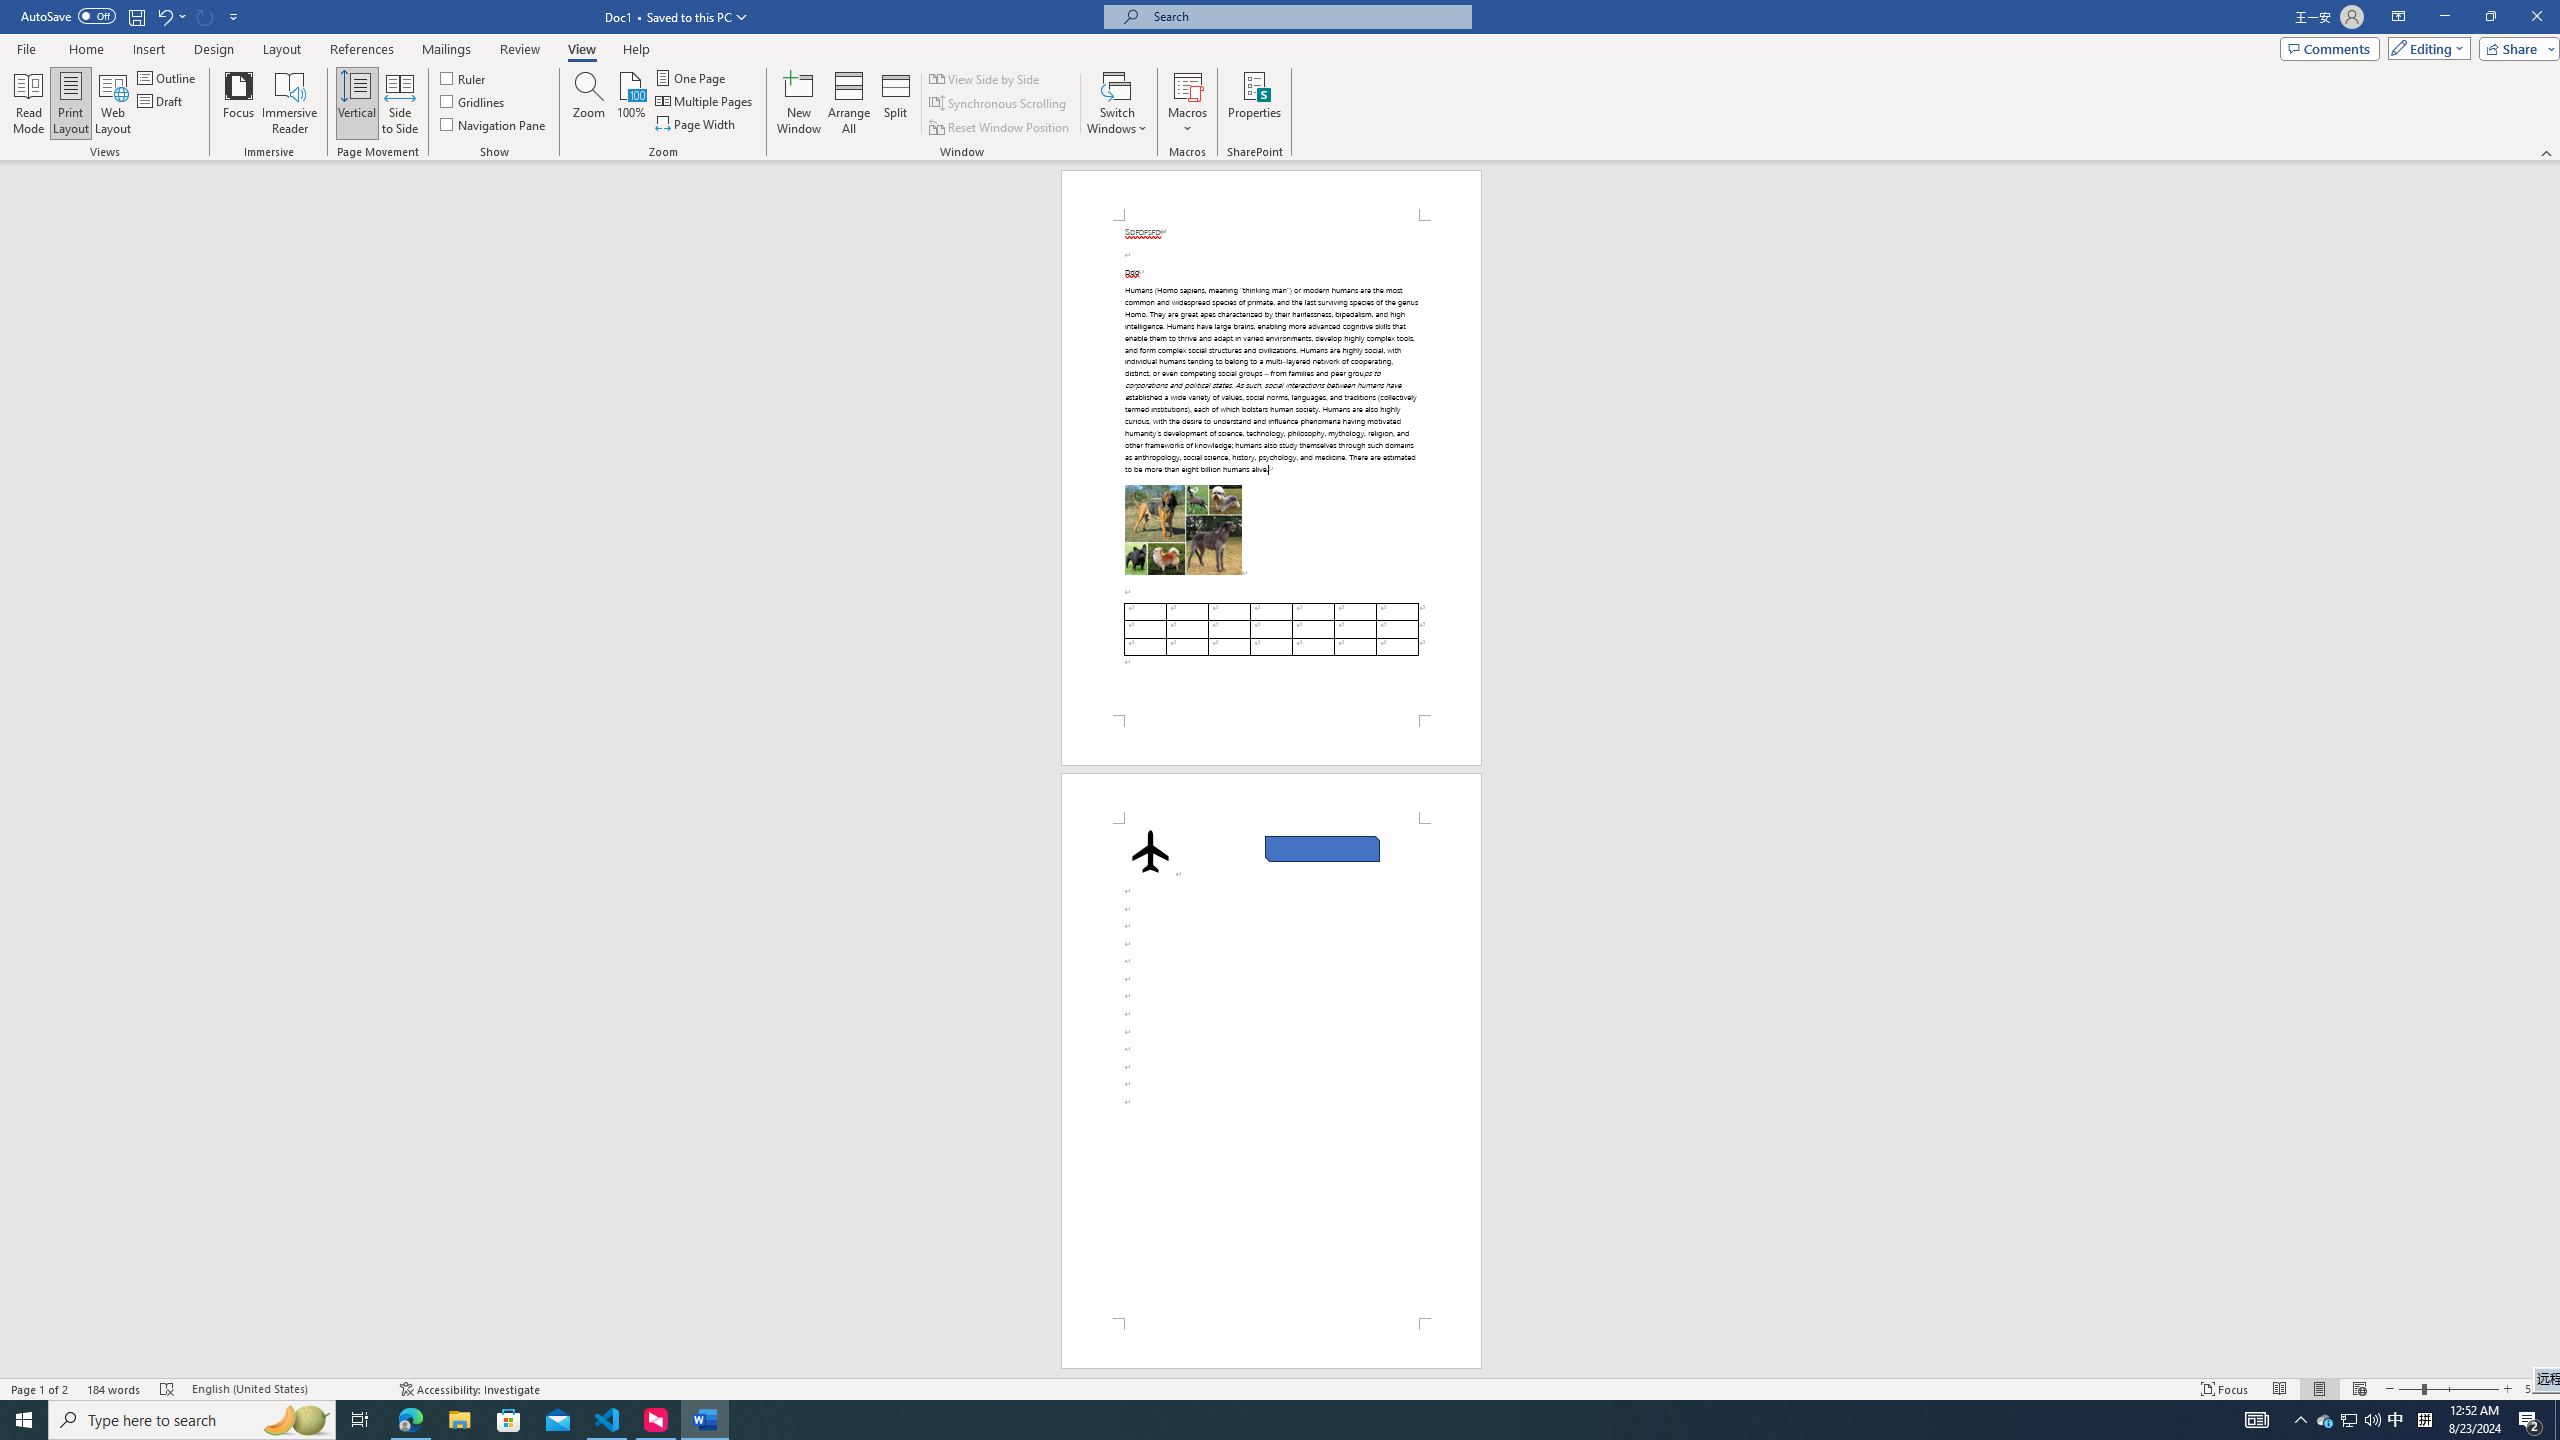  What do you see at coordinates (1186, 84) in the screenshot?
I see `'View Macros'` at bounding box center [1186, 84].